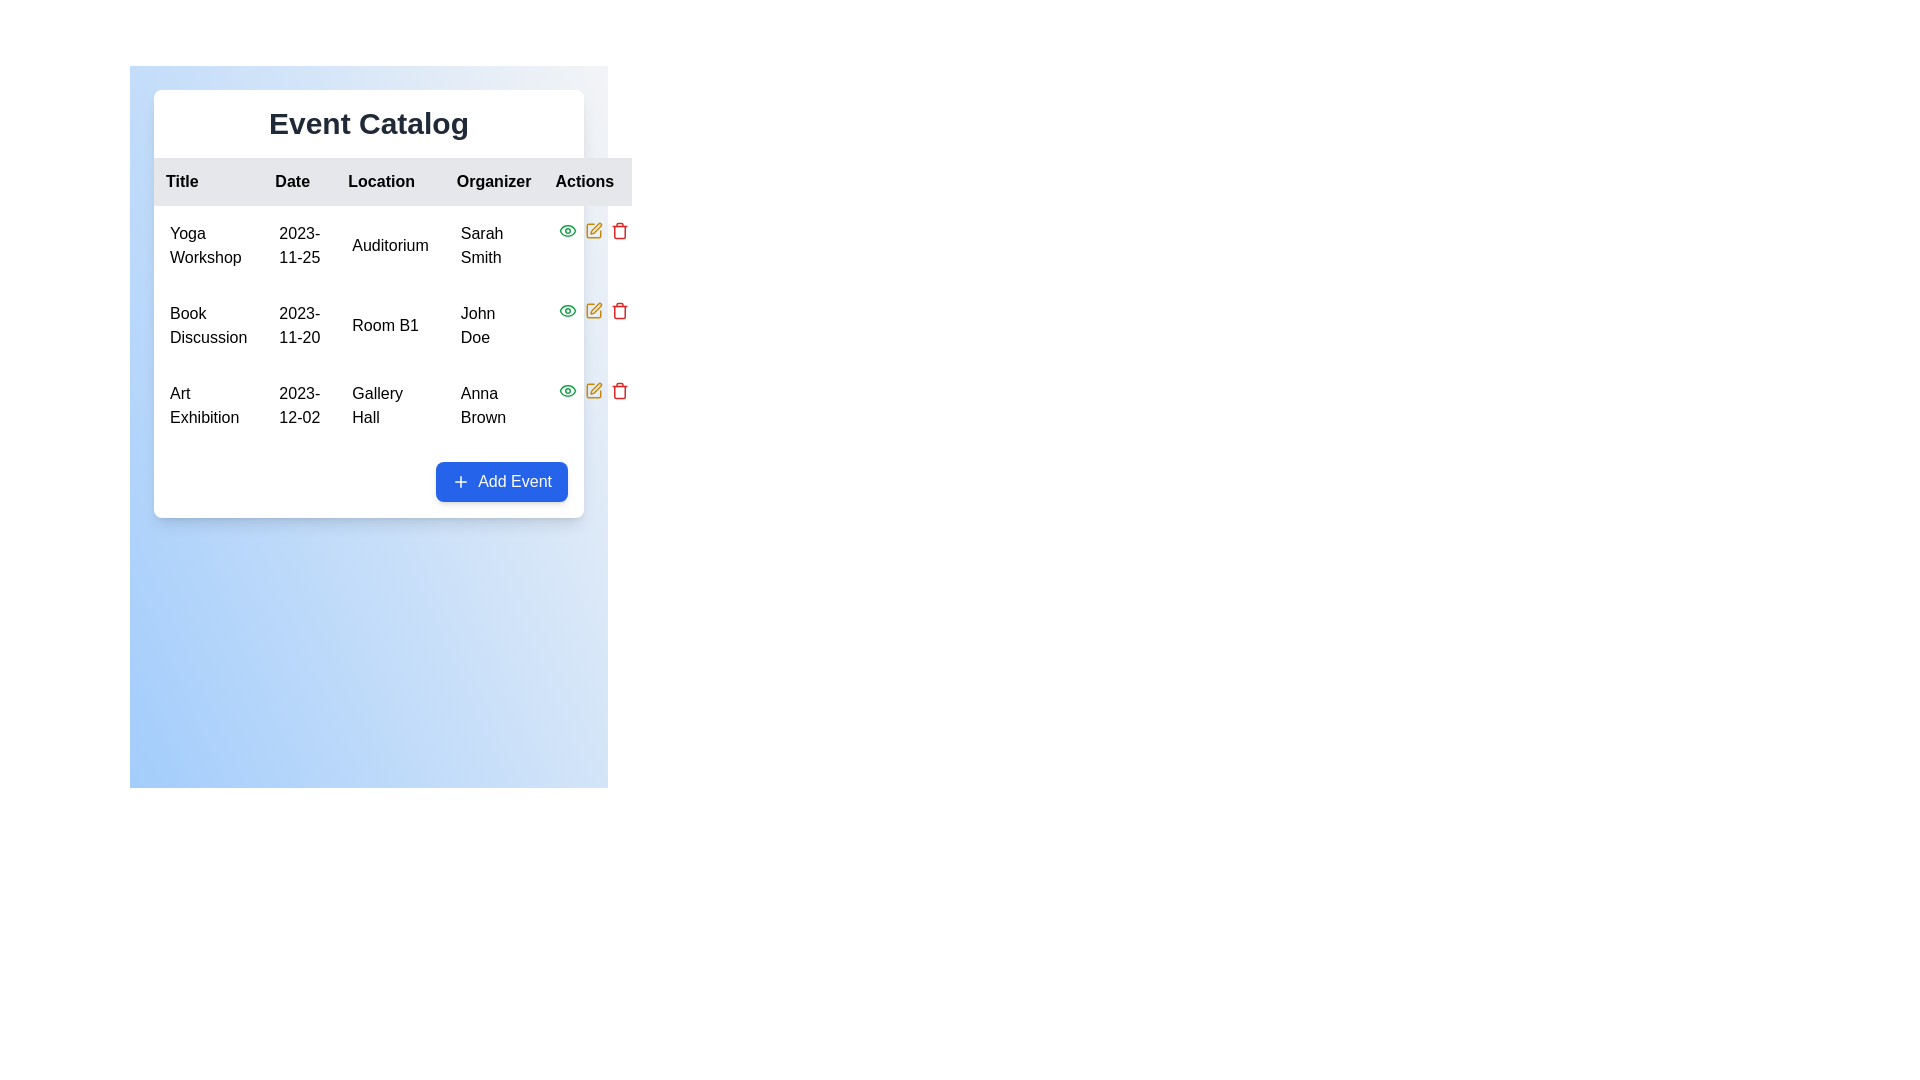 Image resolution: width=1920 pixels, height=1080 pixels. Describe the element at coordinates (399, 245) in the screenshot. I see `the first row of the event table, which contains event information such as title, date, location, and organizer` at that location.